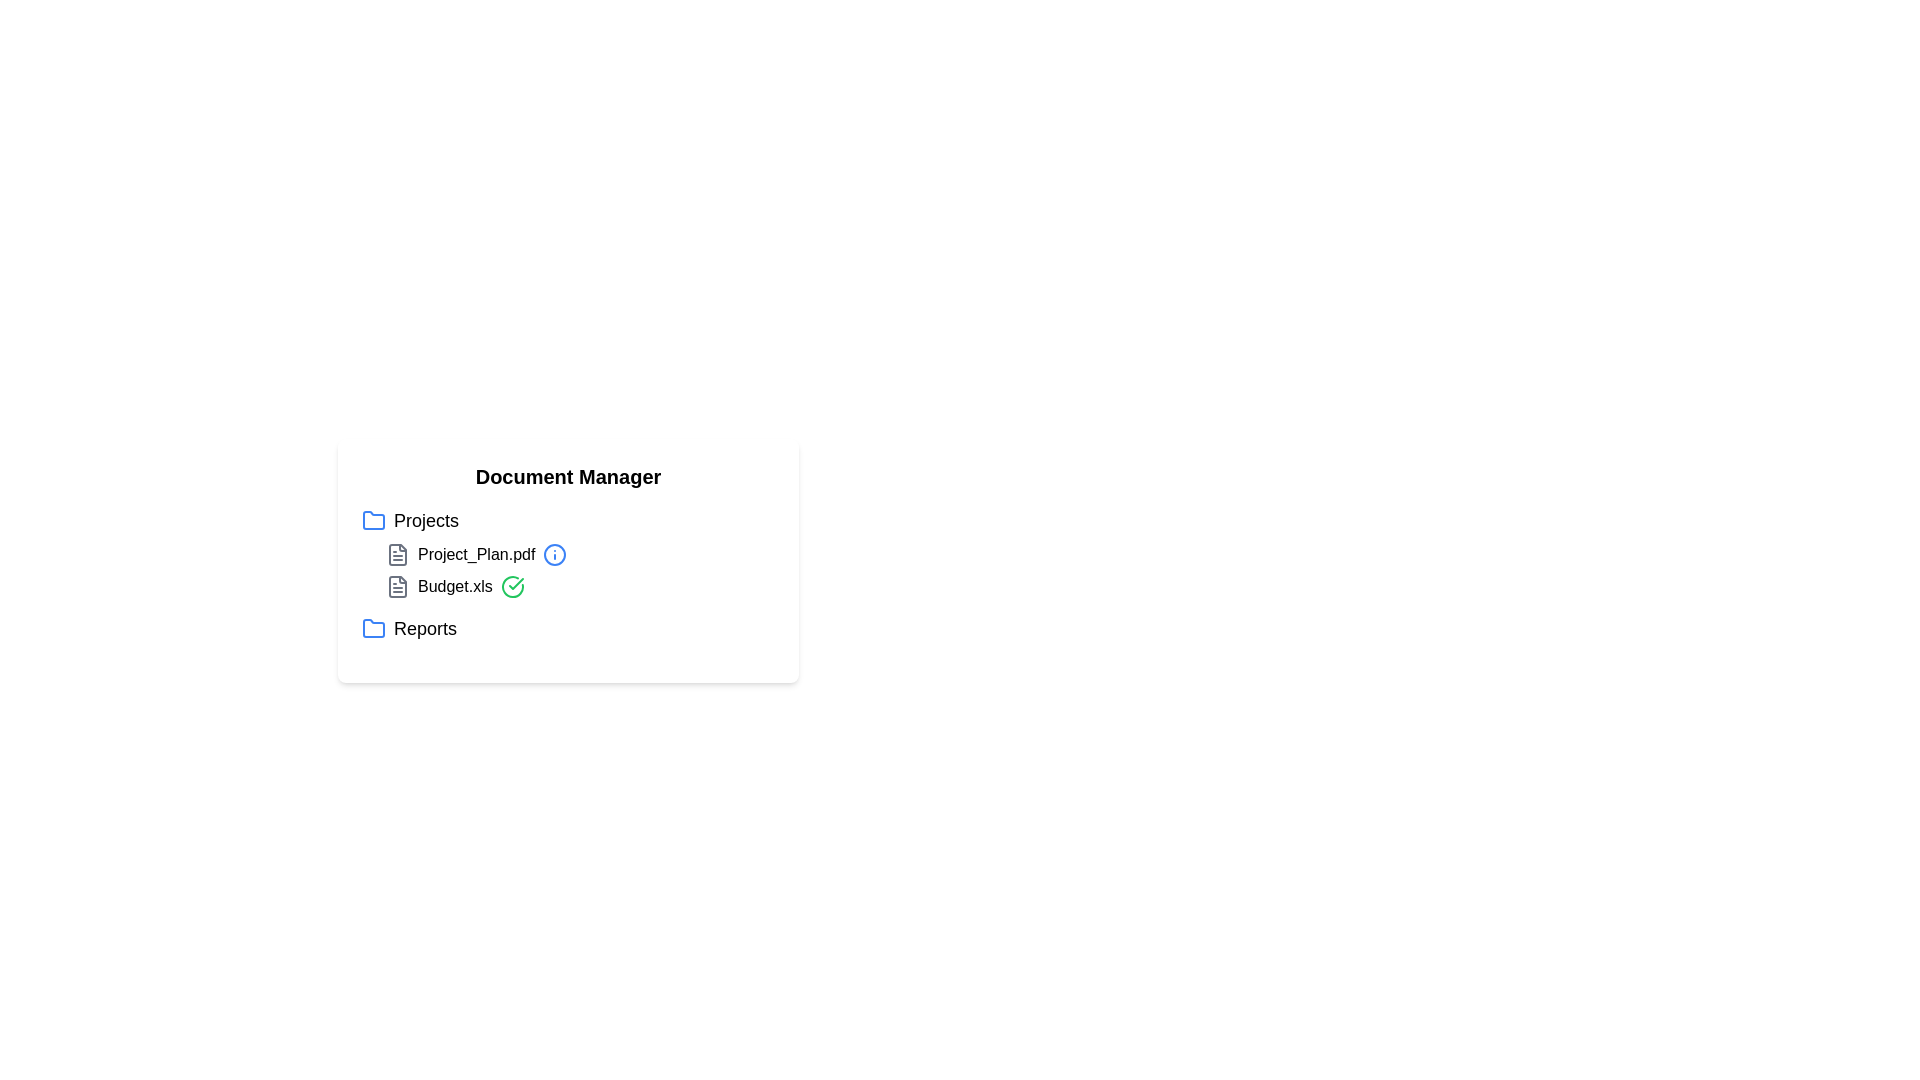 The height and width of the screenshot is (1080, 1920). What do you see at coordinates (454, 585) in the screenshot?
I see `the file item Budget.xls to trigger its associated action` at bounding box center [454, 585].